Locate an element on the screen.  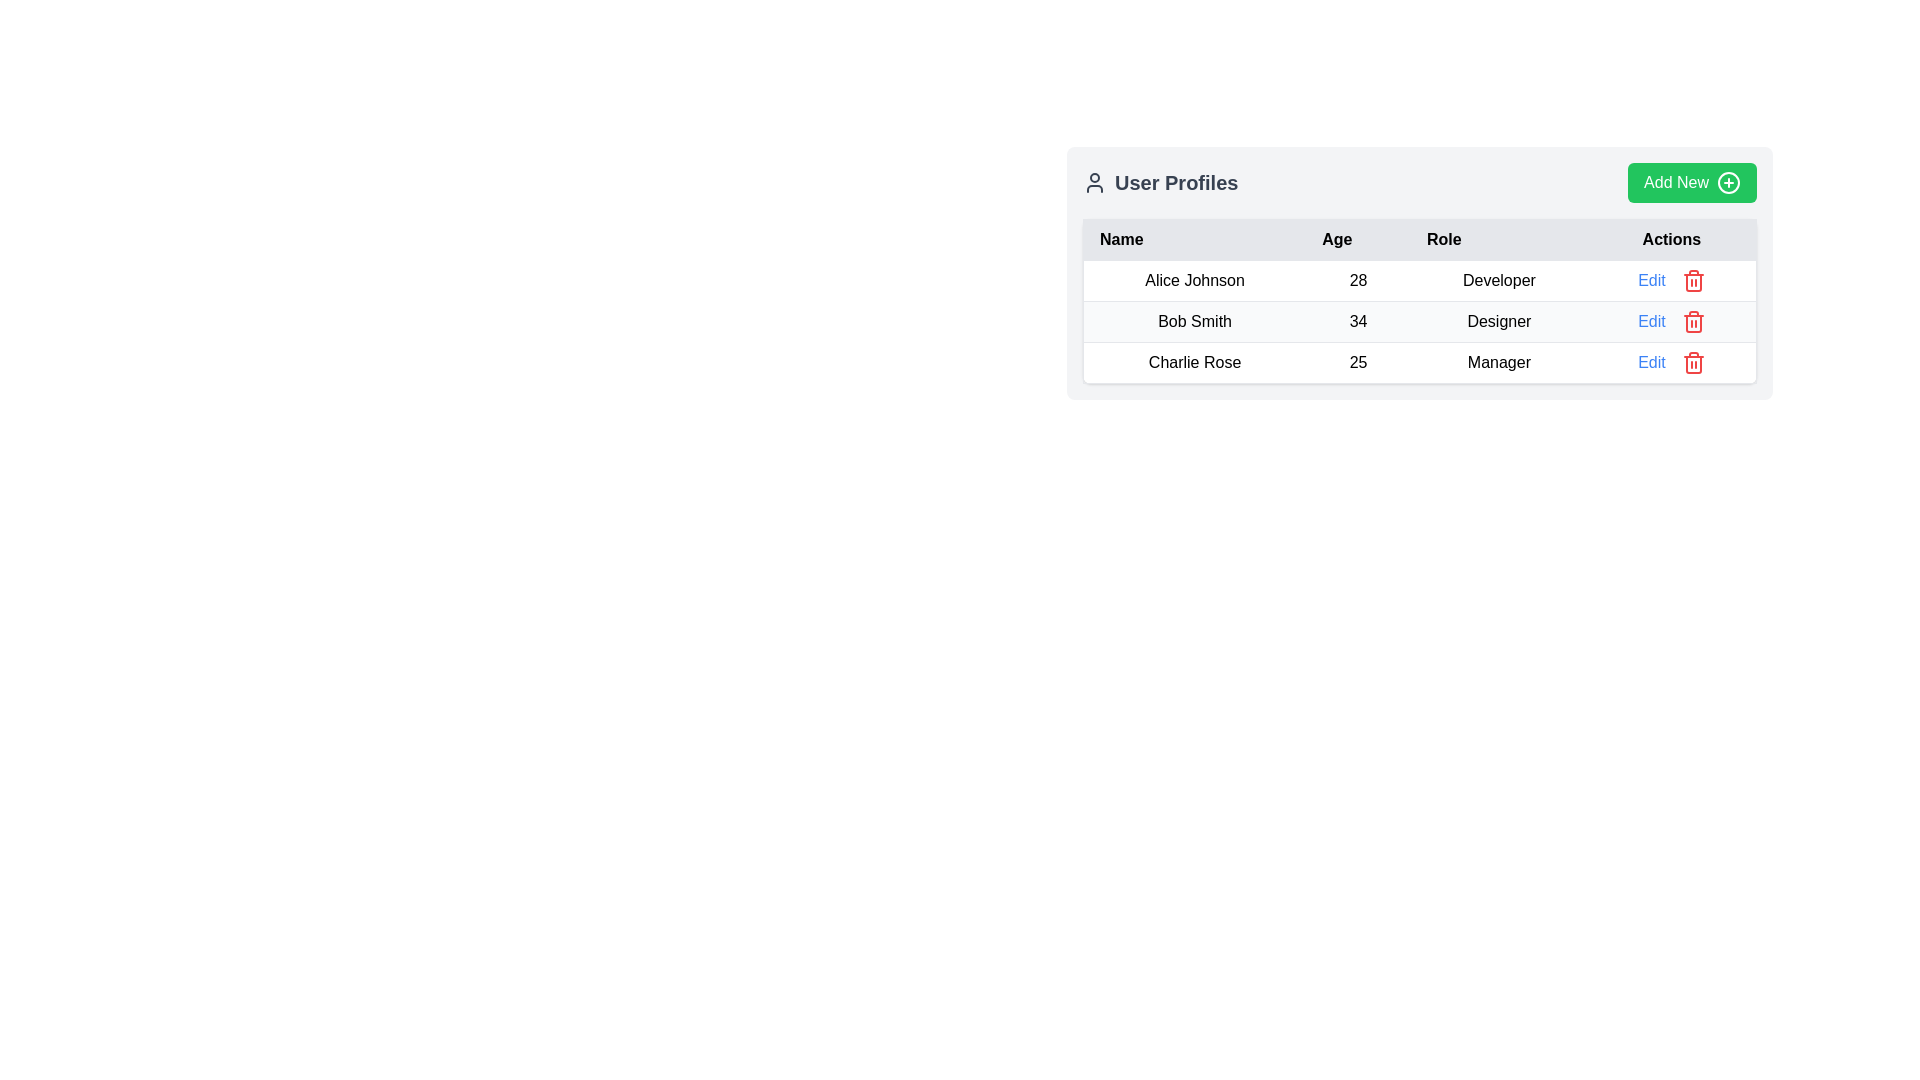
the Table Header Row located in the bordered and rounded table below the 'User Profiles' panel to sort by column labels is located at coordinates (1419, 238).